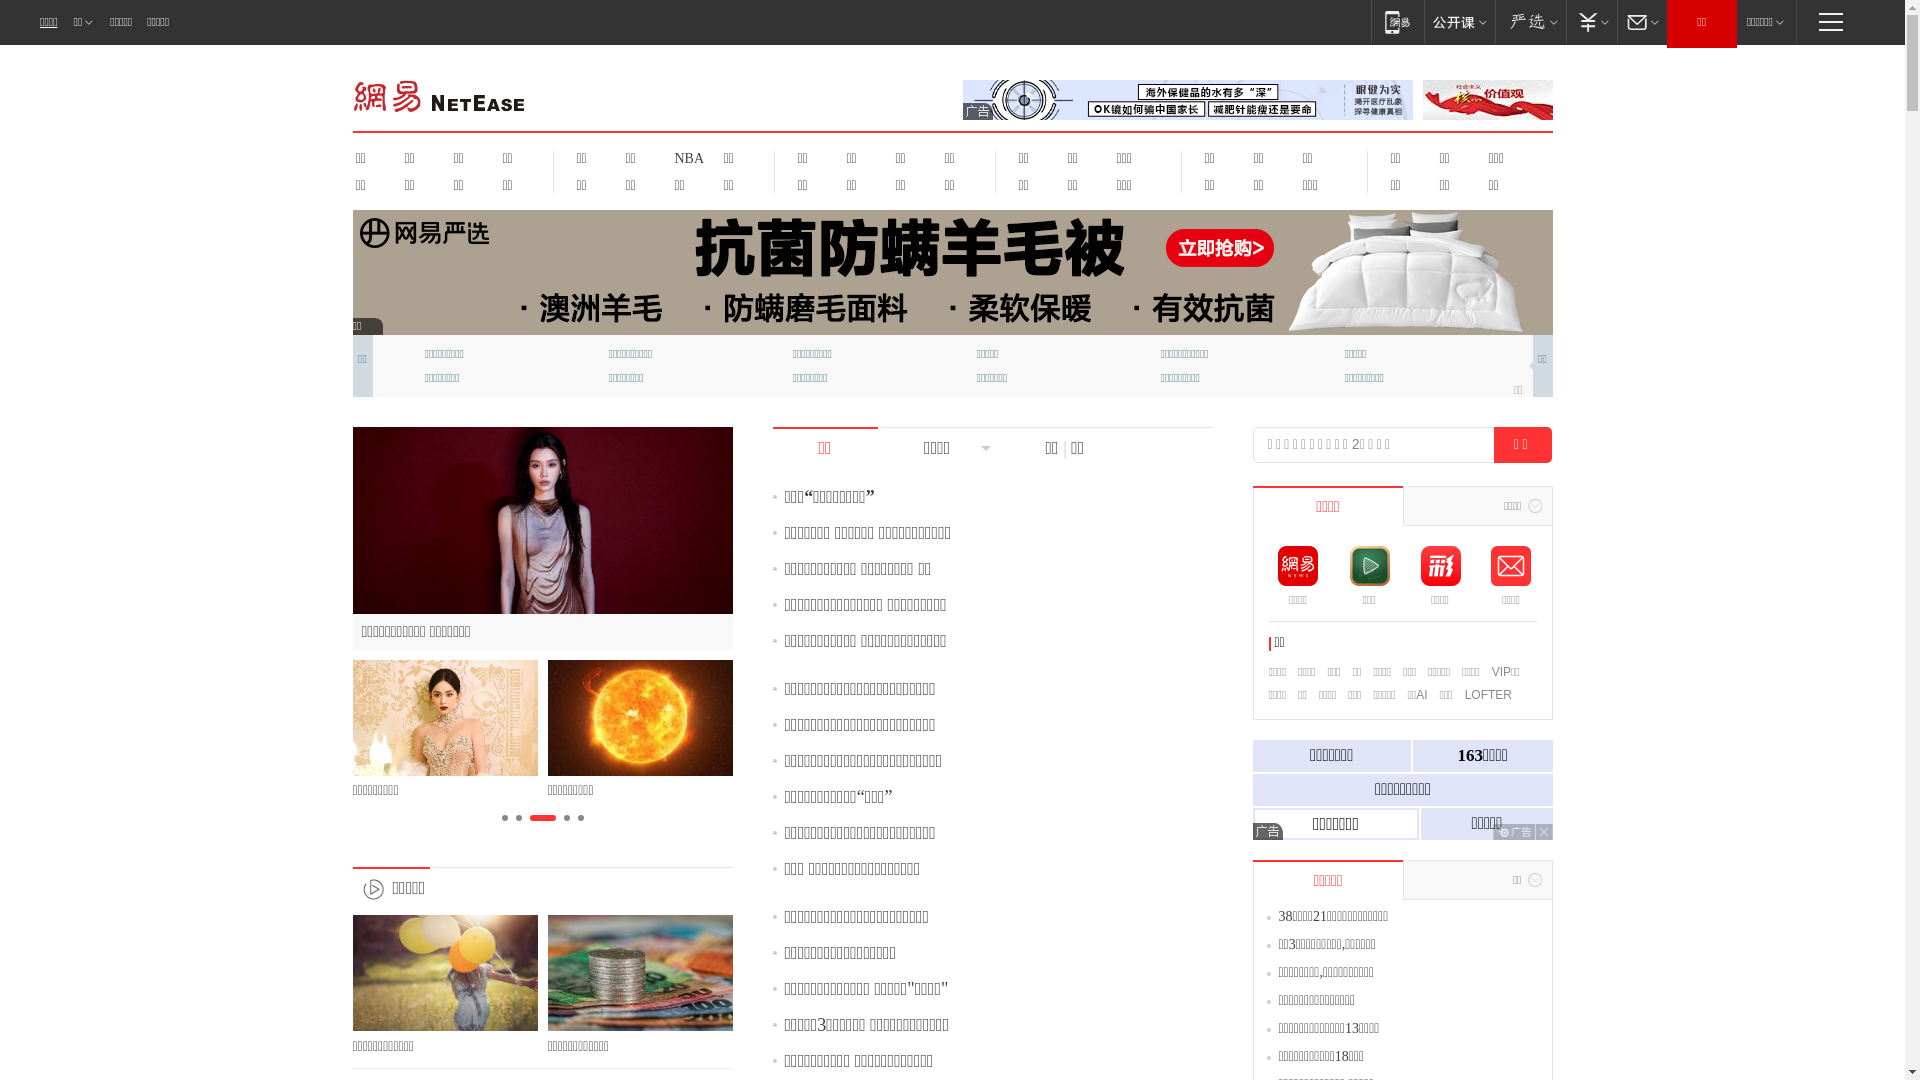 The height and width of the screenshot is (1080, 1920). I want to click on 'NBA', so click(686, 157).